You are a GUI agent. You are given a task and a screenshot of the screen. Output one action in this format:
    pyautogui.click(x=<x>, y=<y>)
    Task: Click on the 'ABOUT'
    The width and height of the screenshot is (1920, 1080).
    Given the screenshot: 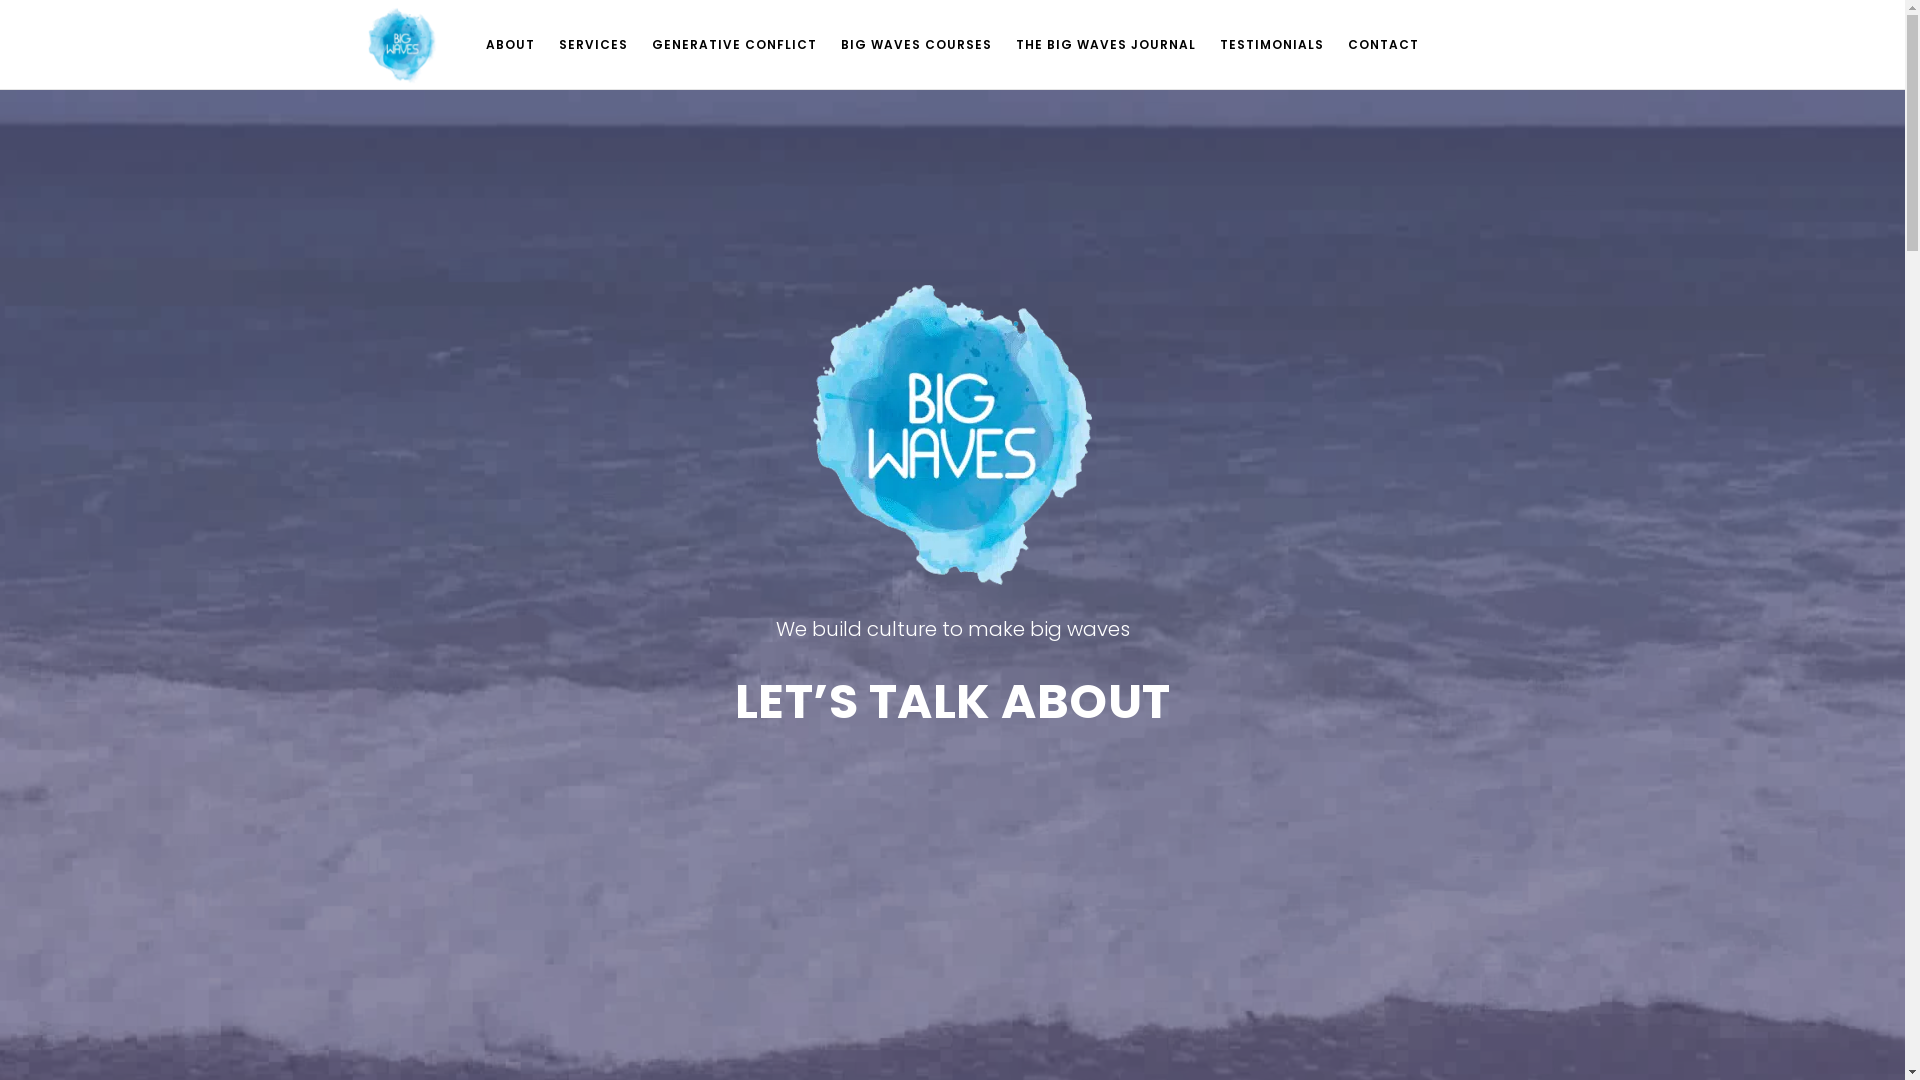 What is the action you would take?
    pyautogui.click(x=510, y=45)
    